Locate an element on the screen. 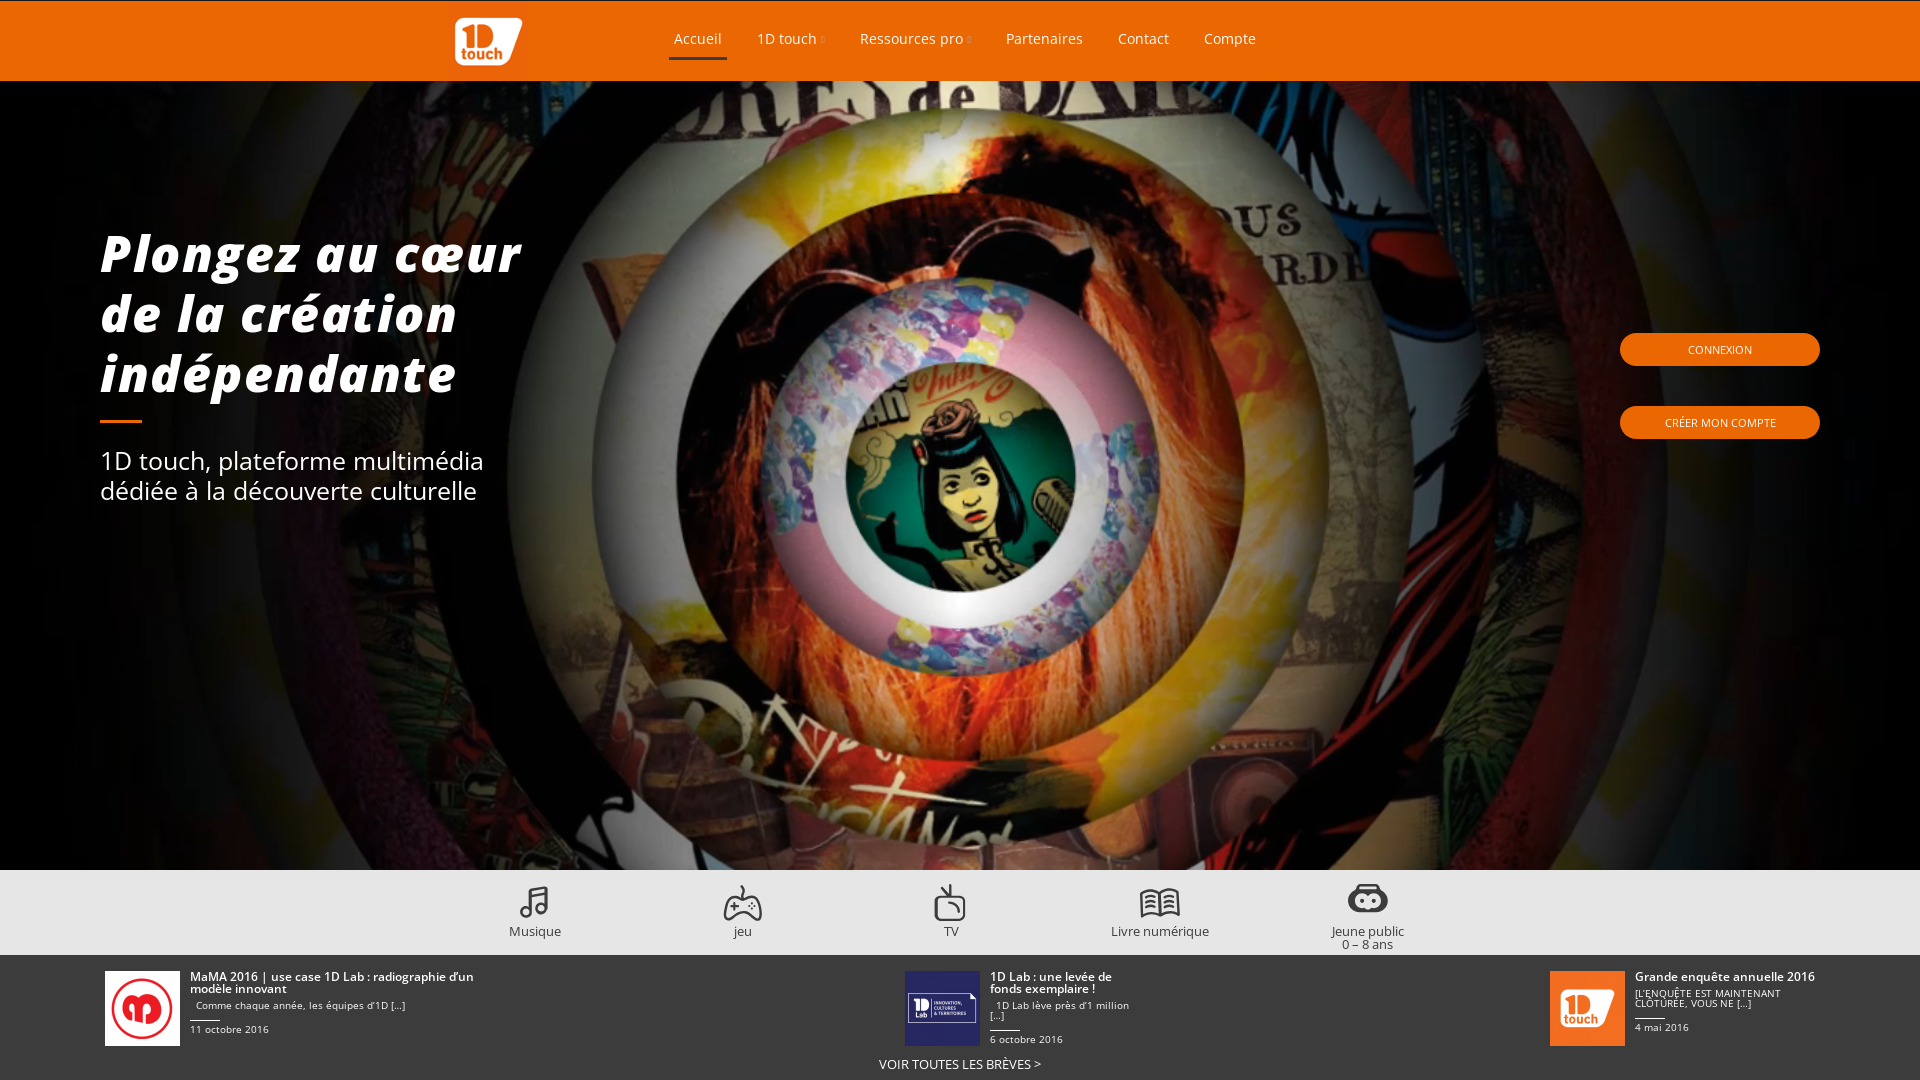 Image resolution: width=1920 pixels, height=1080 pixels. 'jeu' is located at coordinates (722, 924).